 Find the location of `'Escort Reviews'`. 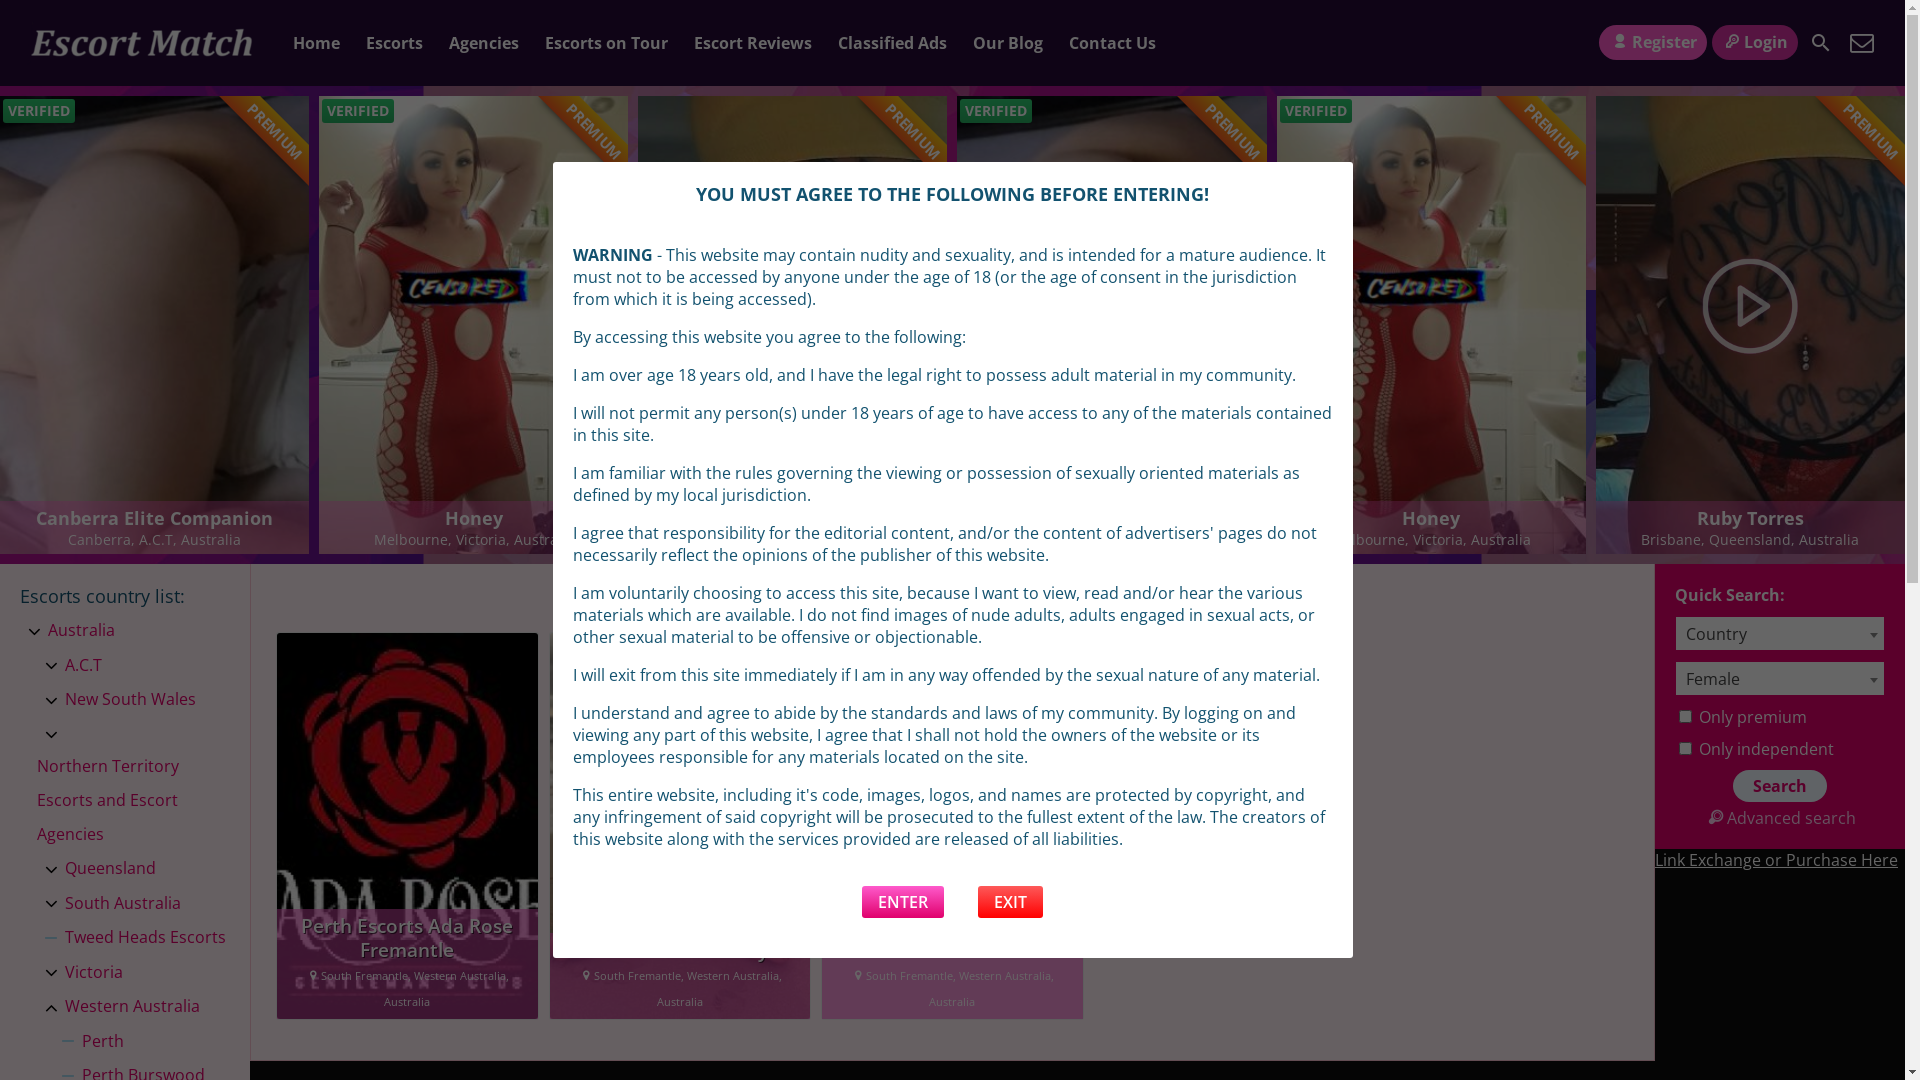

'Escort Reviews' is located at coordinates (752, 43).